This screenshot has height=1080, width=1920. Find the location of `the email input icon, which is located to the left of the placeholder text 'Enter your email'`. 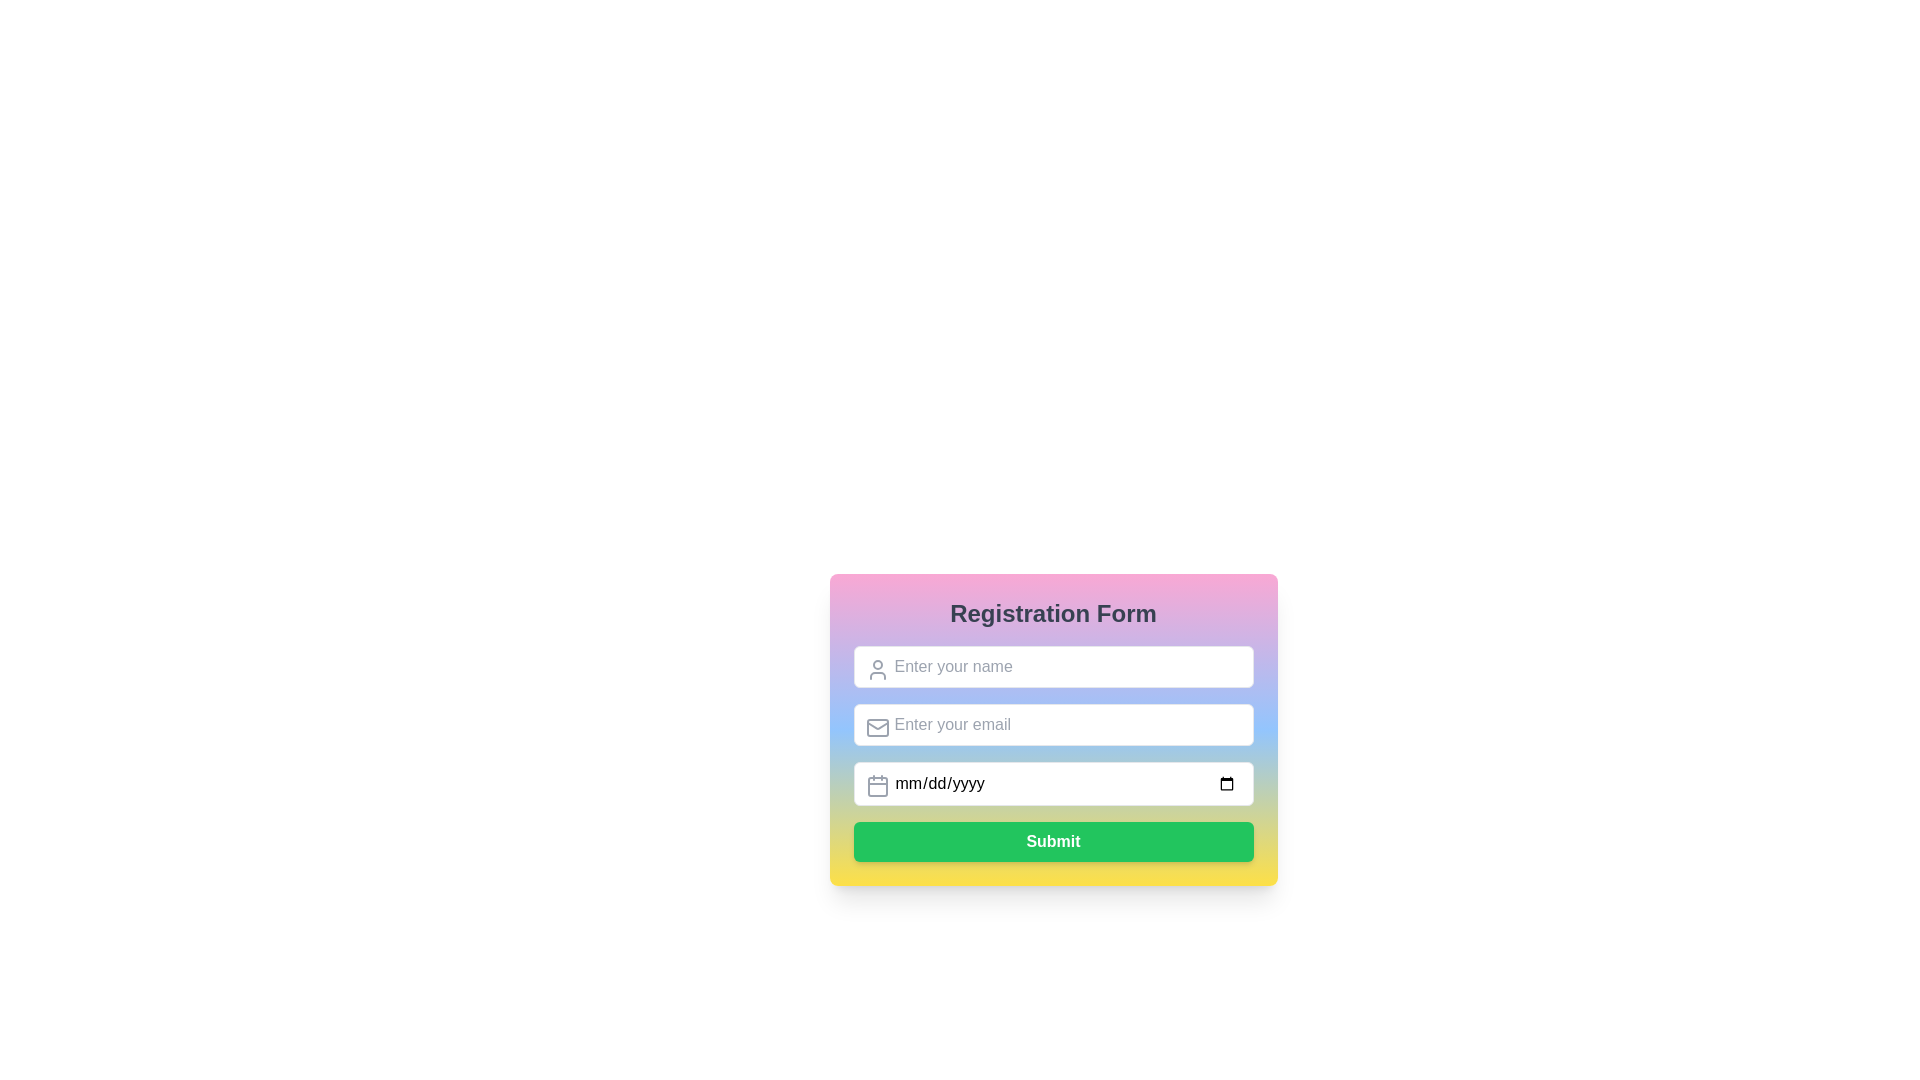

the email input icon, which is located to the left of the placeholder text 'Enter your email' is located at coordinates (877, 728).